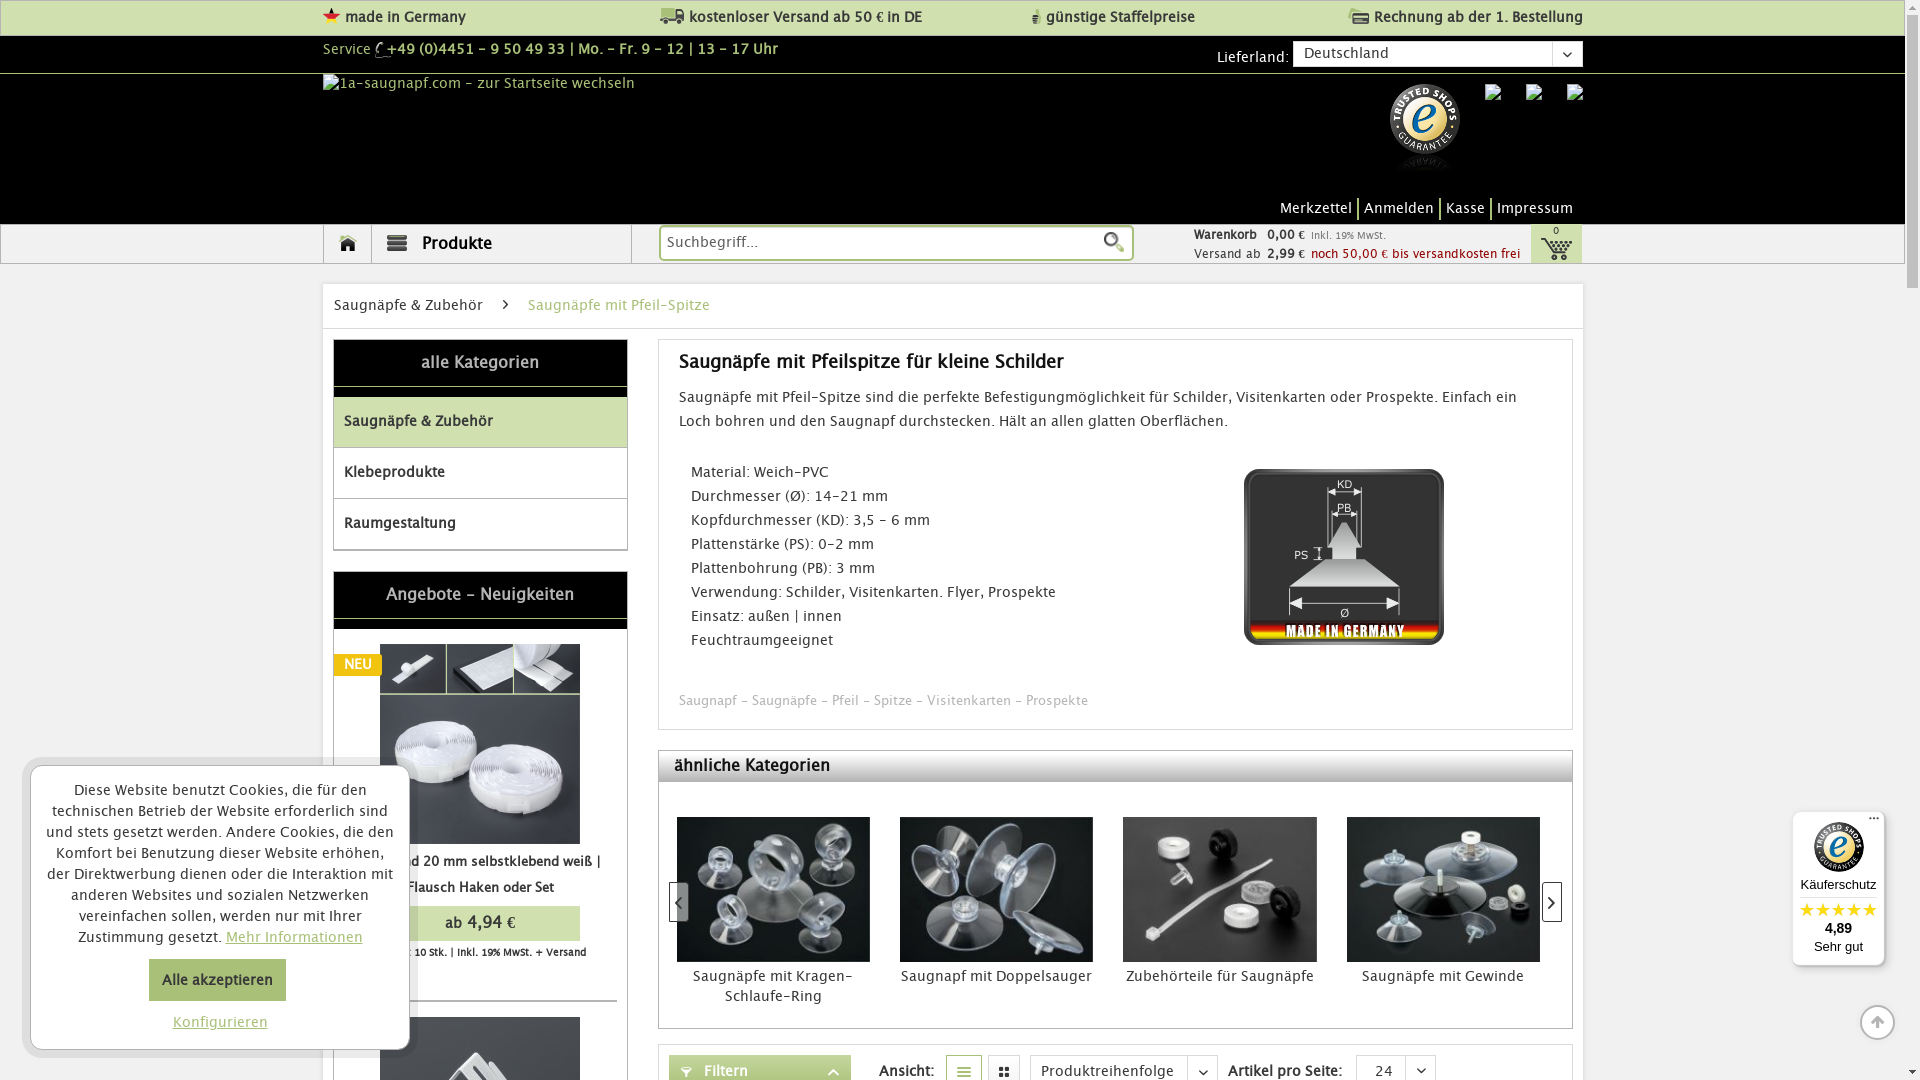 This screenshot has height=1080, width=1920. I want to click on 'Impressum', so click(1535, 208).